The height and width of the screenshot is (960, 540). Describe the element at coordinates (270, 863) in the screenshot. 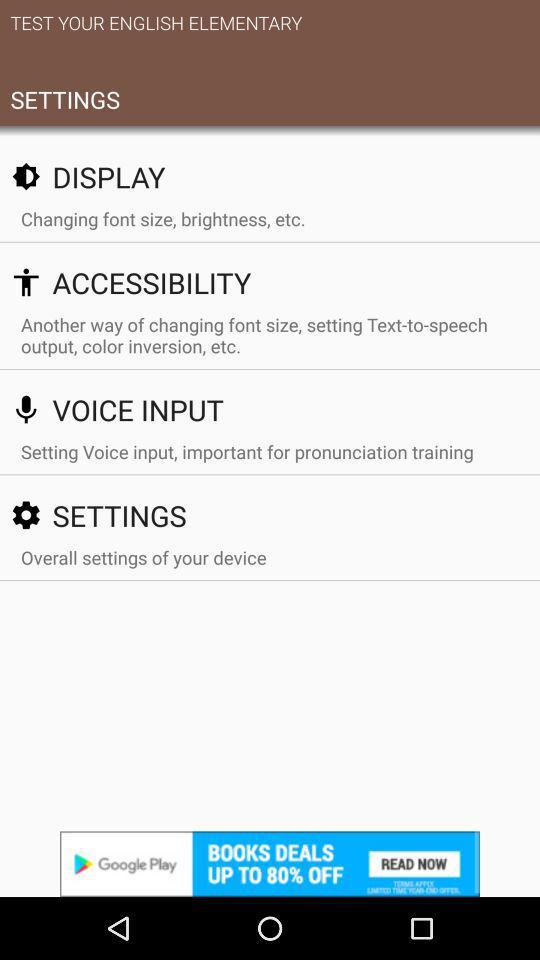

I see `advertisement link` at that location.